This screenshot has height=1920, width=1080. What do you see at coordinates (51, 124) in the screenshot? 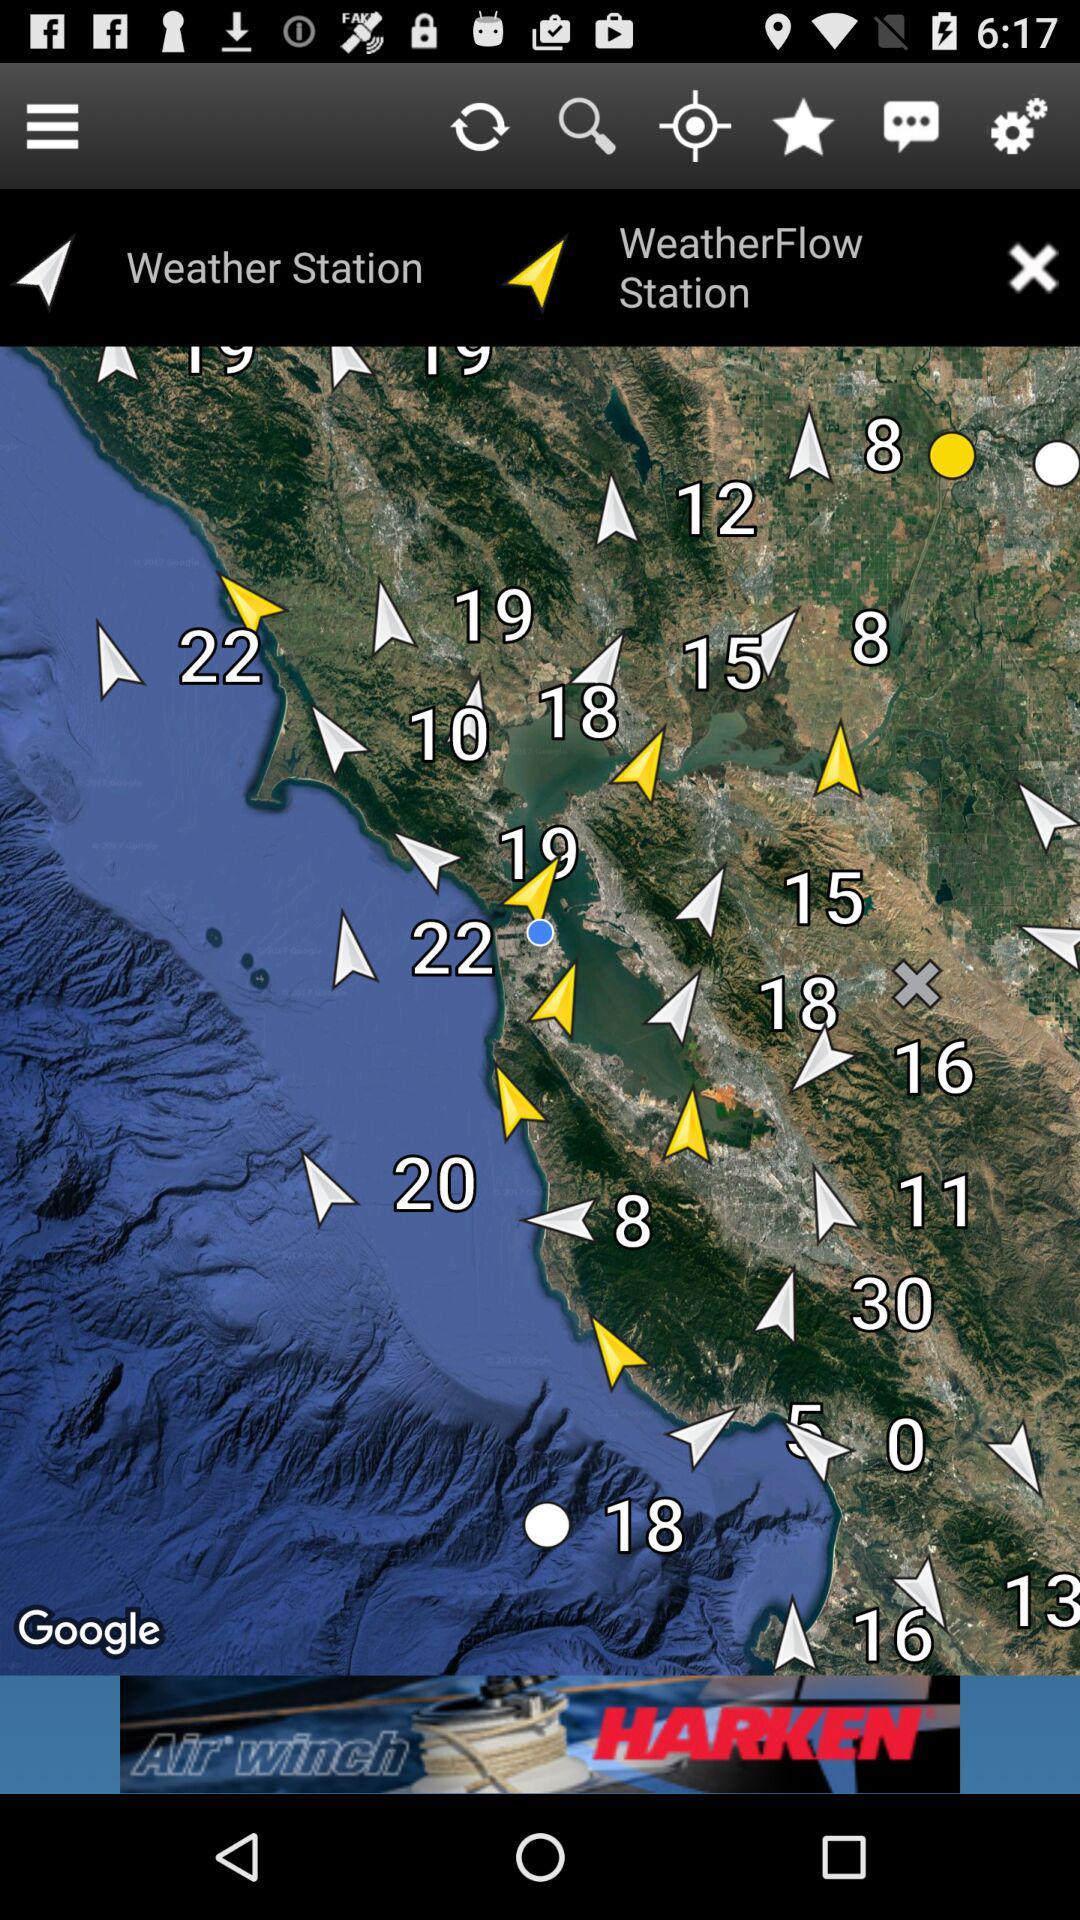
I see `open menu` at bounding box center [51, 124].